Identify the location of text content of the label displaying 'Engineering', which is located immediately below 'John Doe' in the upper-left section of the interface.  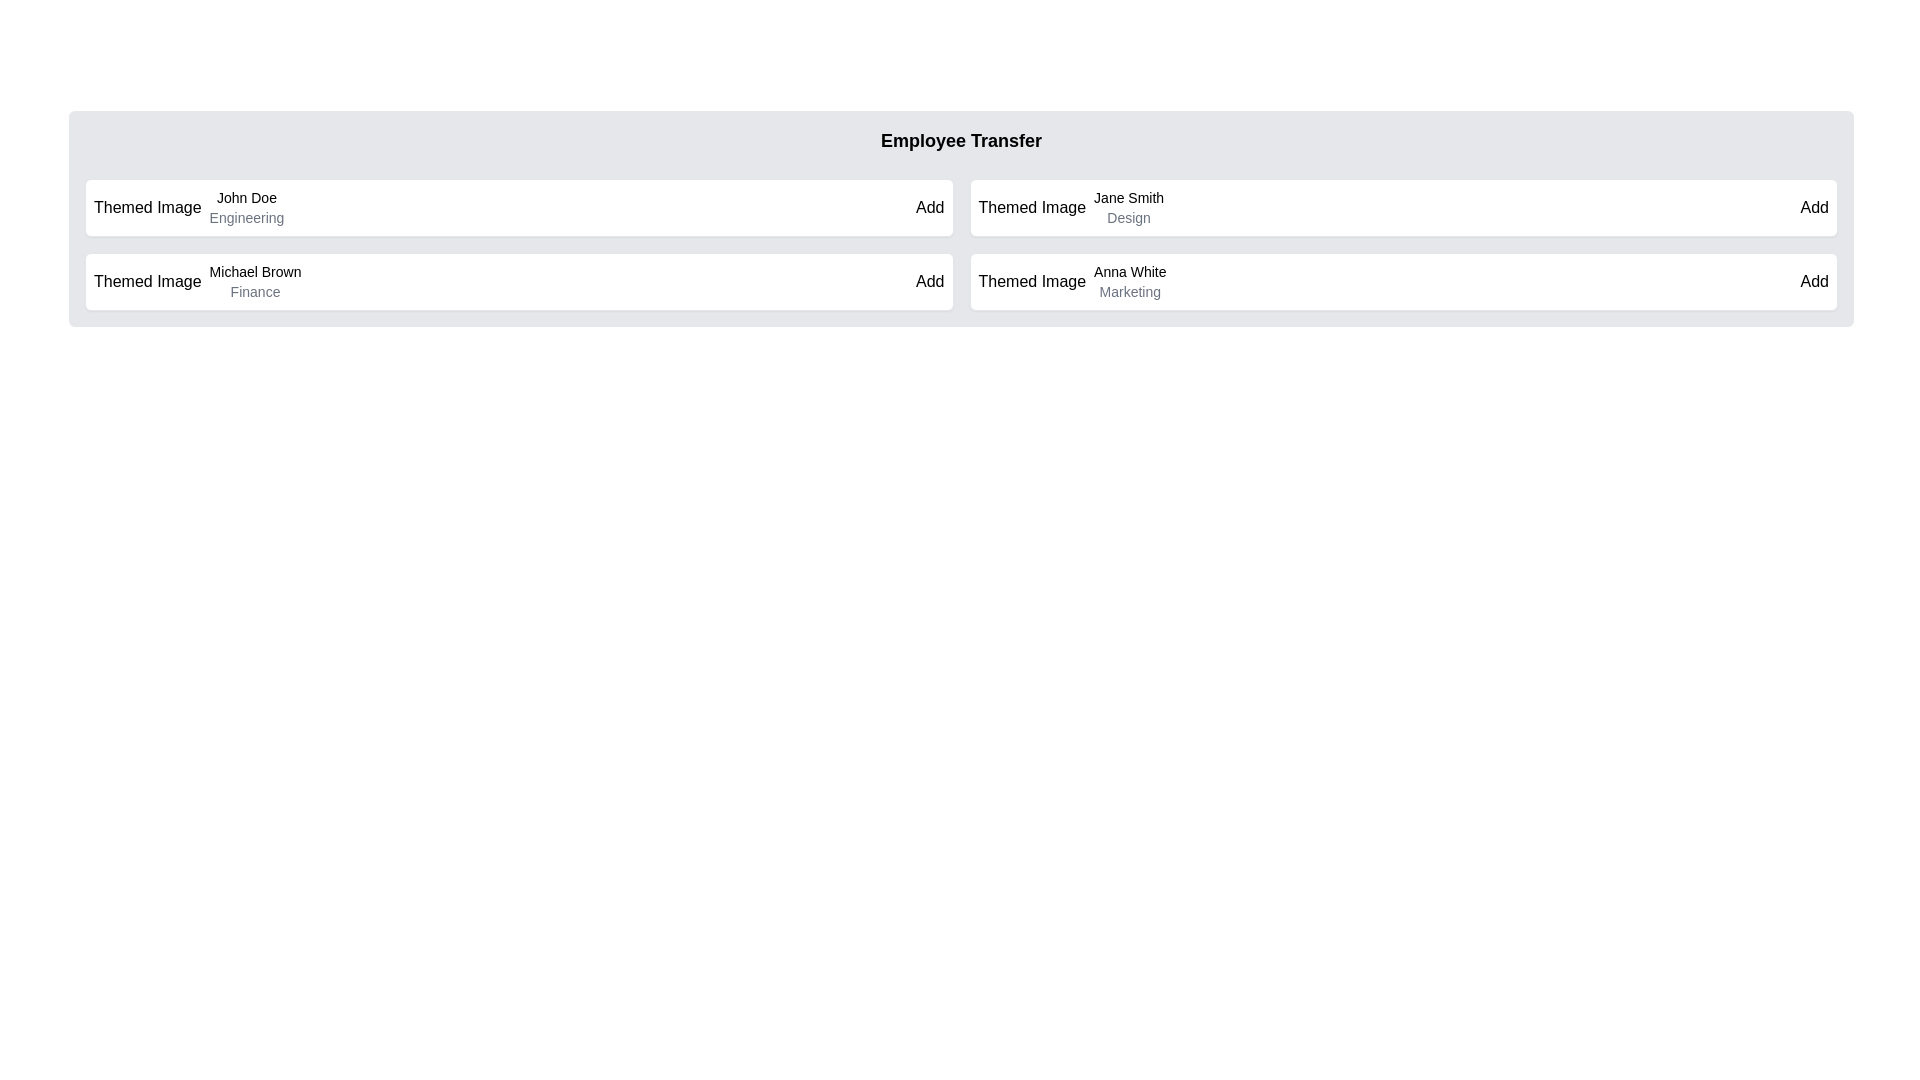
(245, 218).